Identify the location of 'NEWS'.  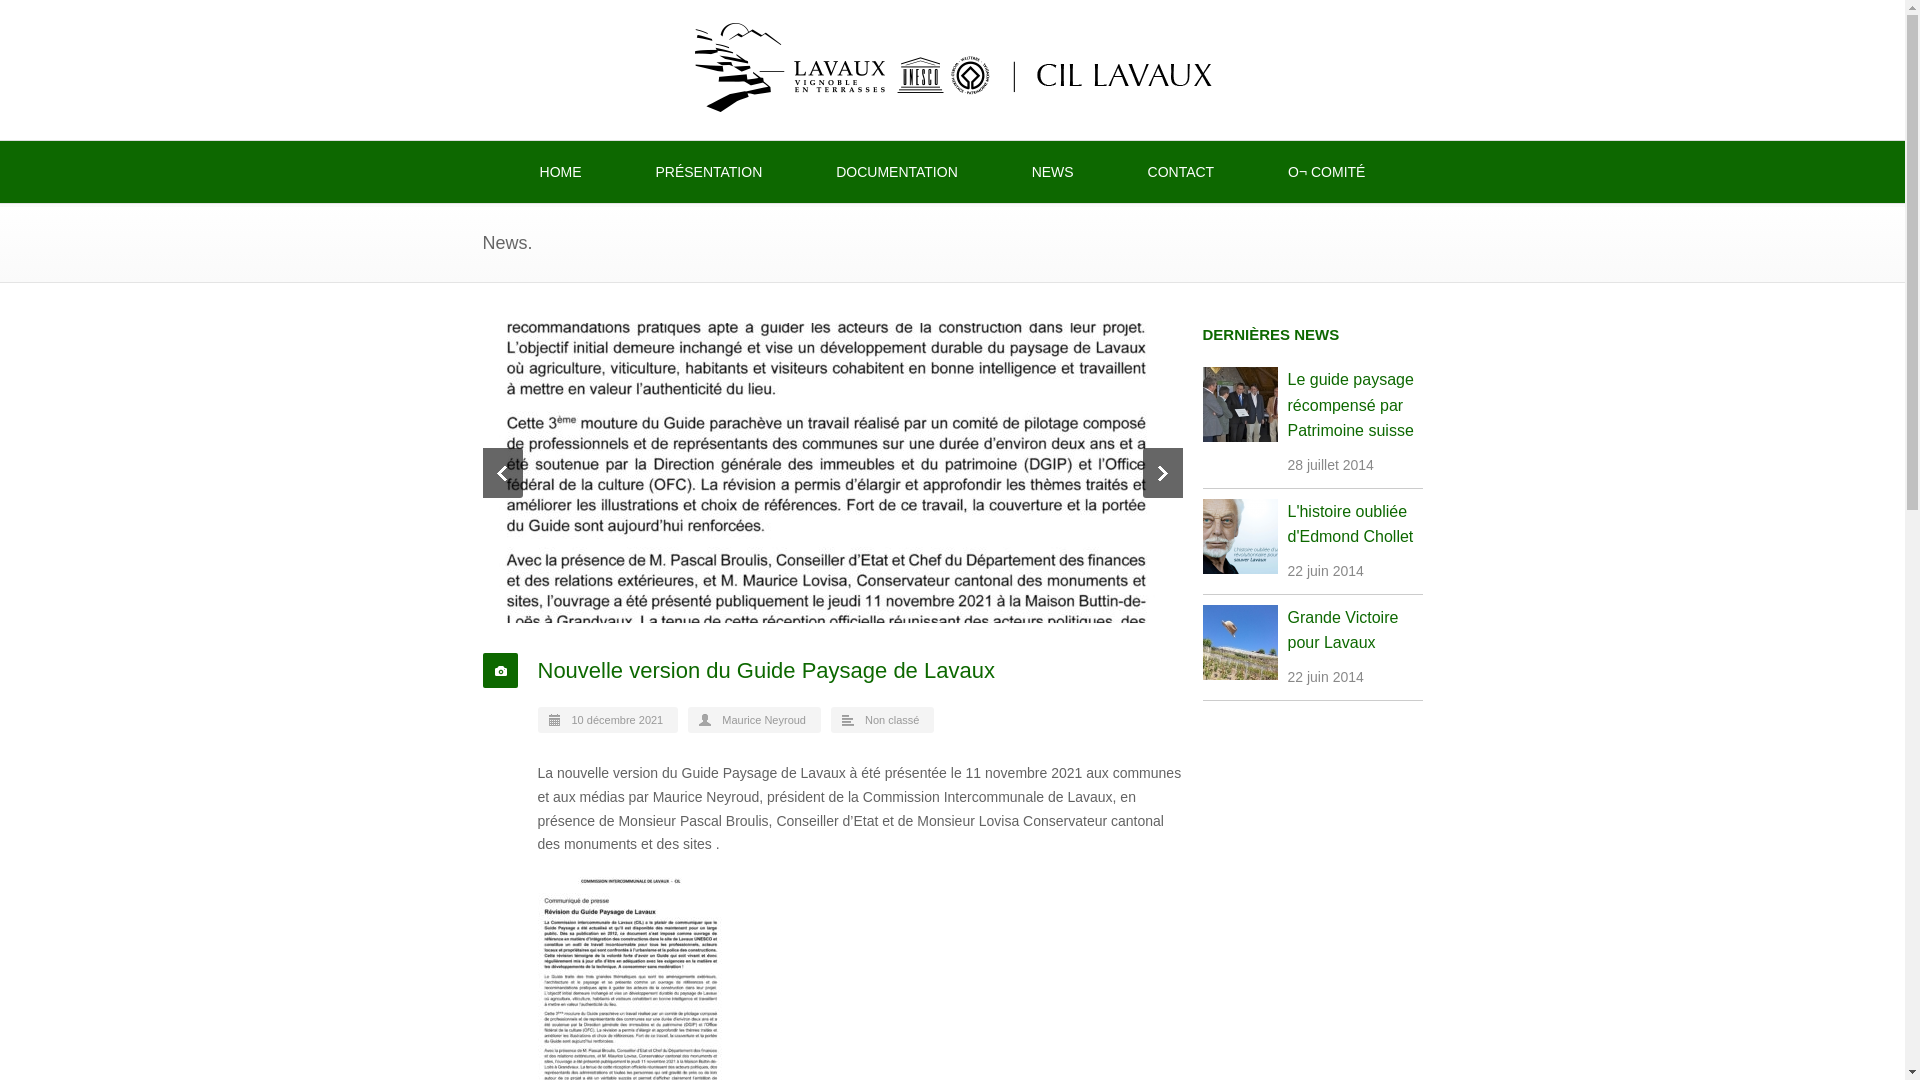
(1051, 171).